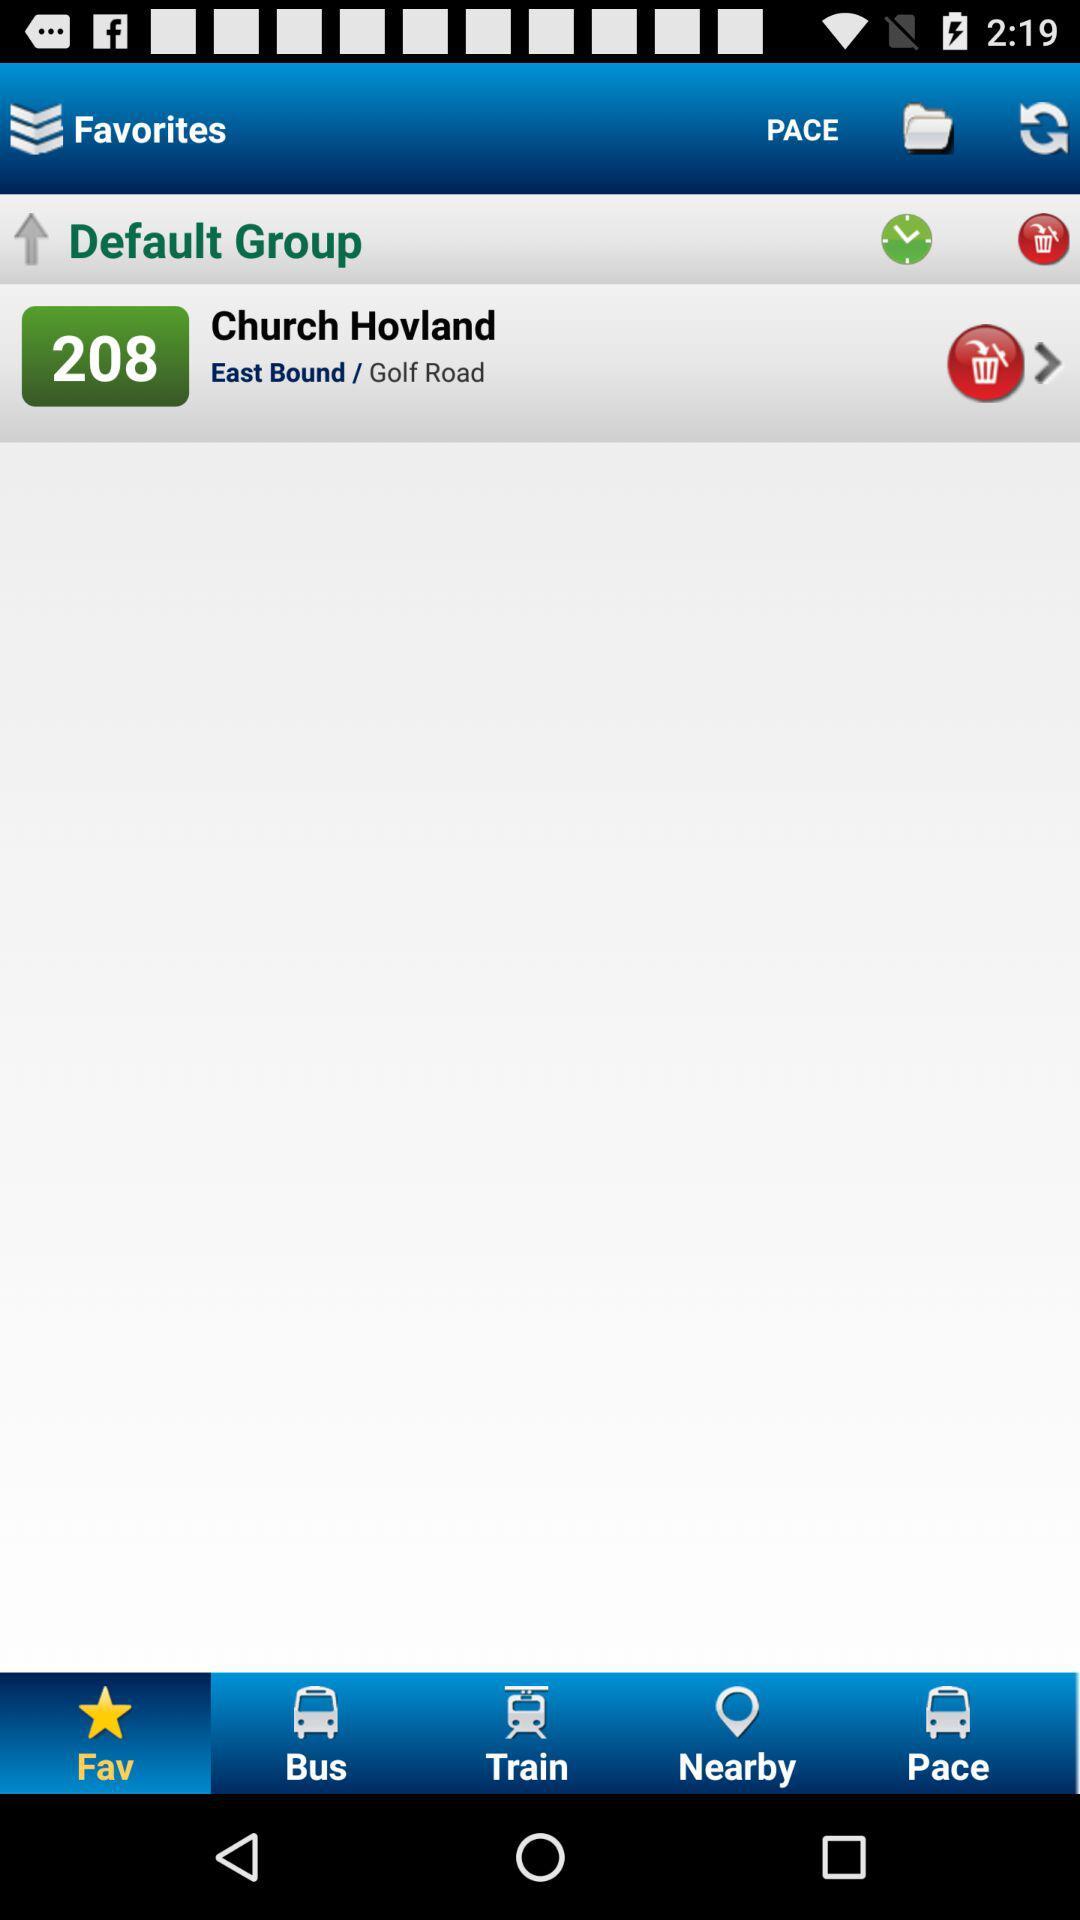 This screenshot has width=1080, height=1920. What do you see at coordinates (906, 239) in the screenshot?
I see `the clock icon beside the default group` at bounding box center [906, 239].